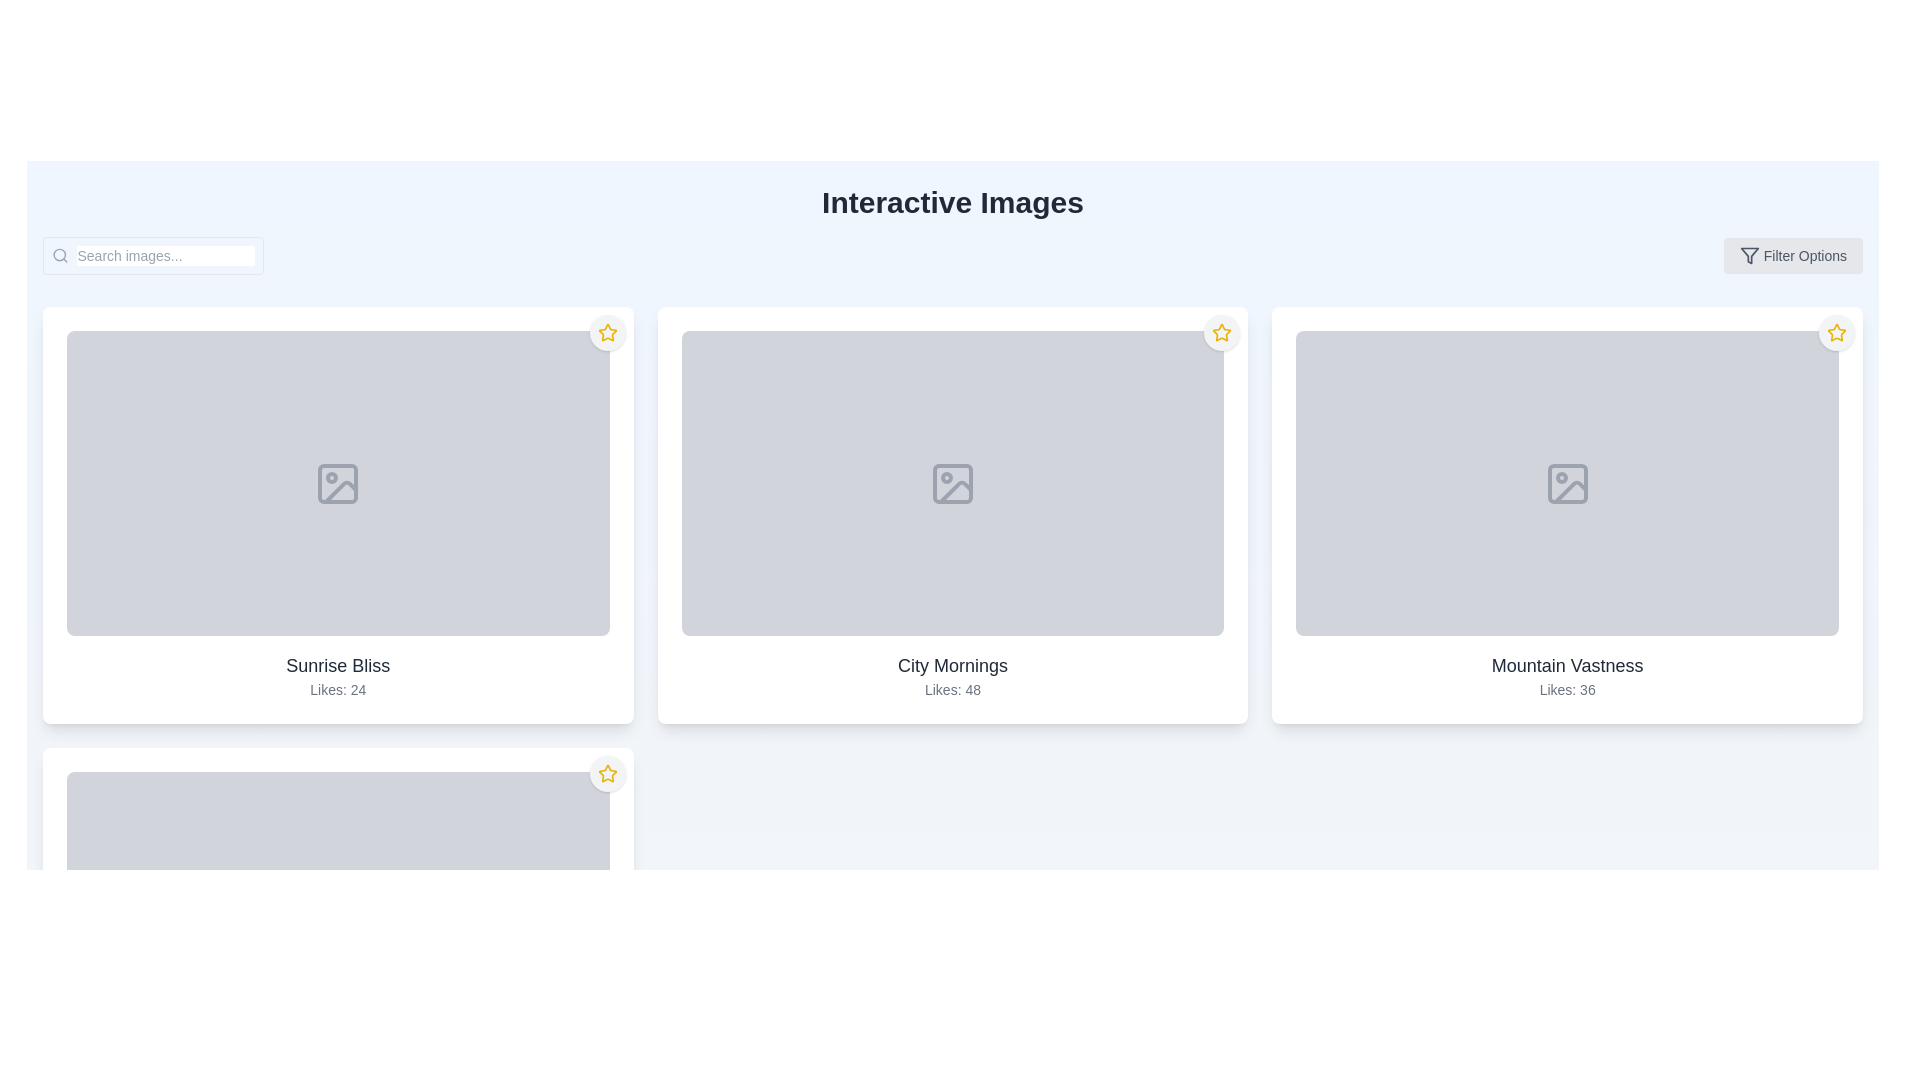  What do you see at coordinates (341, 491) in the screenshot?
I see `the gray slanted line icon that resembles a mountain shape, located in the top-left region of a square placeholder icon within the first card of a three-card layout` at bounding box center [341, 491].